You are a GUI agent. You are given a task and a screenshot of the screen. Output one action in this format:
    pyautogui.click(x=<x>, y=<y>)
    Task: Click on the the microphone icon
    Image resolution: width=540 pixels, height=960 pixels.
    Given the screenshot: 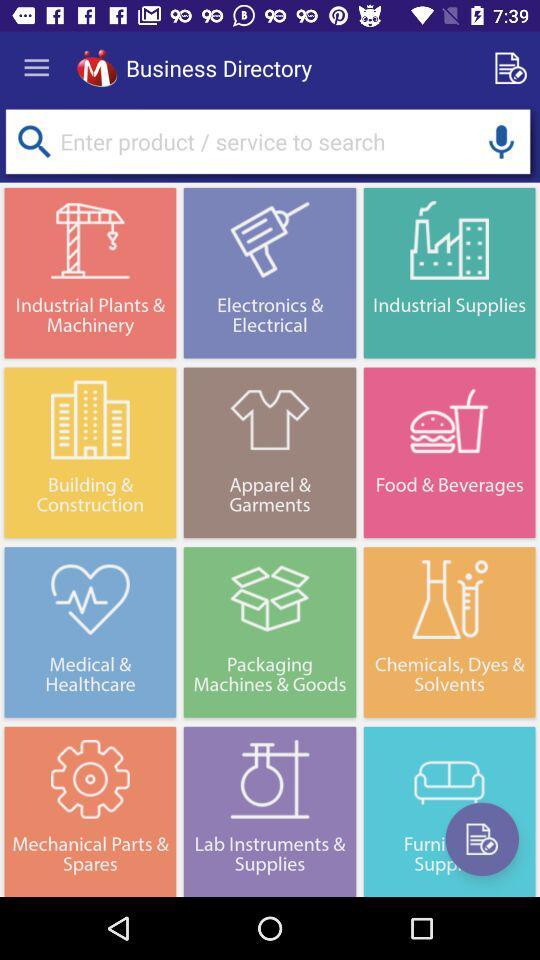 What is the action you would take?
    pyautogui.click(x=500, y=140)
    